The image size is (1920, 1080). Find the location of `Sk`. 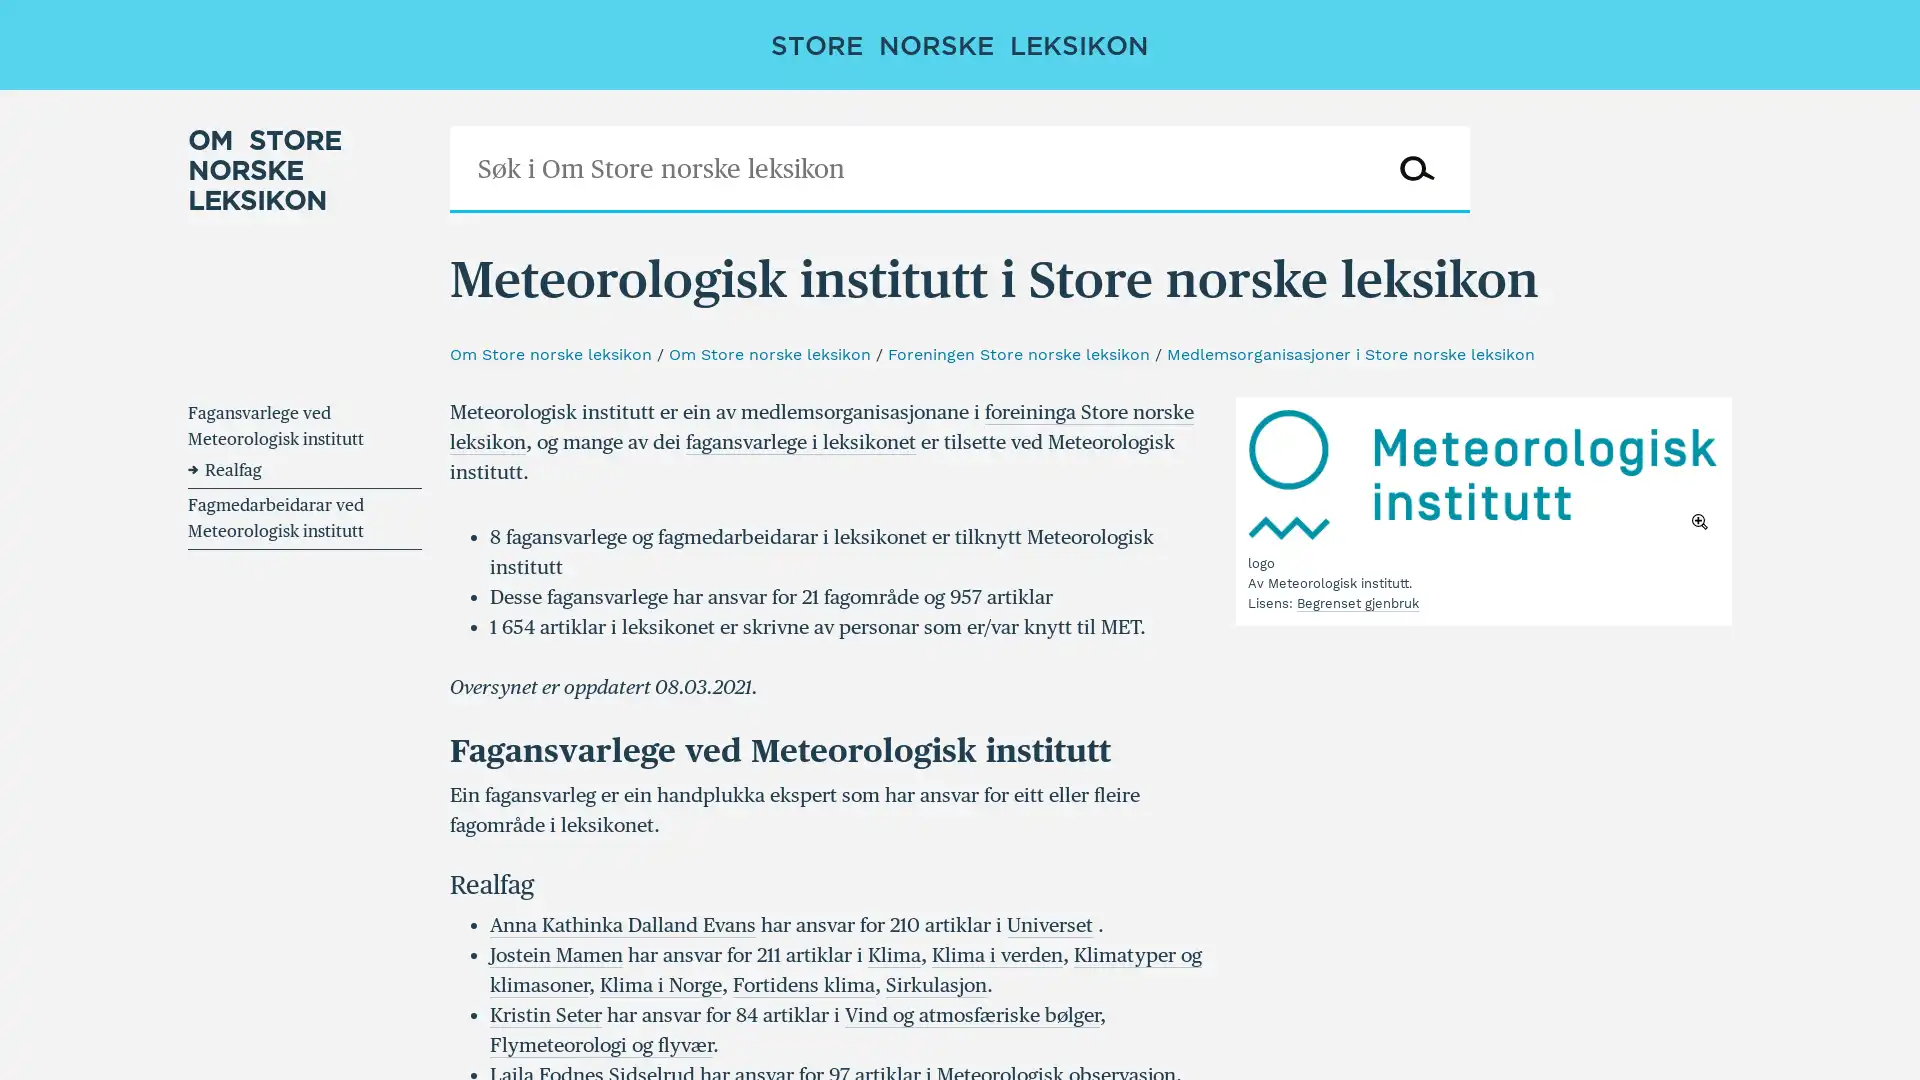

Sk is located at coordinates (1415, 168).